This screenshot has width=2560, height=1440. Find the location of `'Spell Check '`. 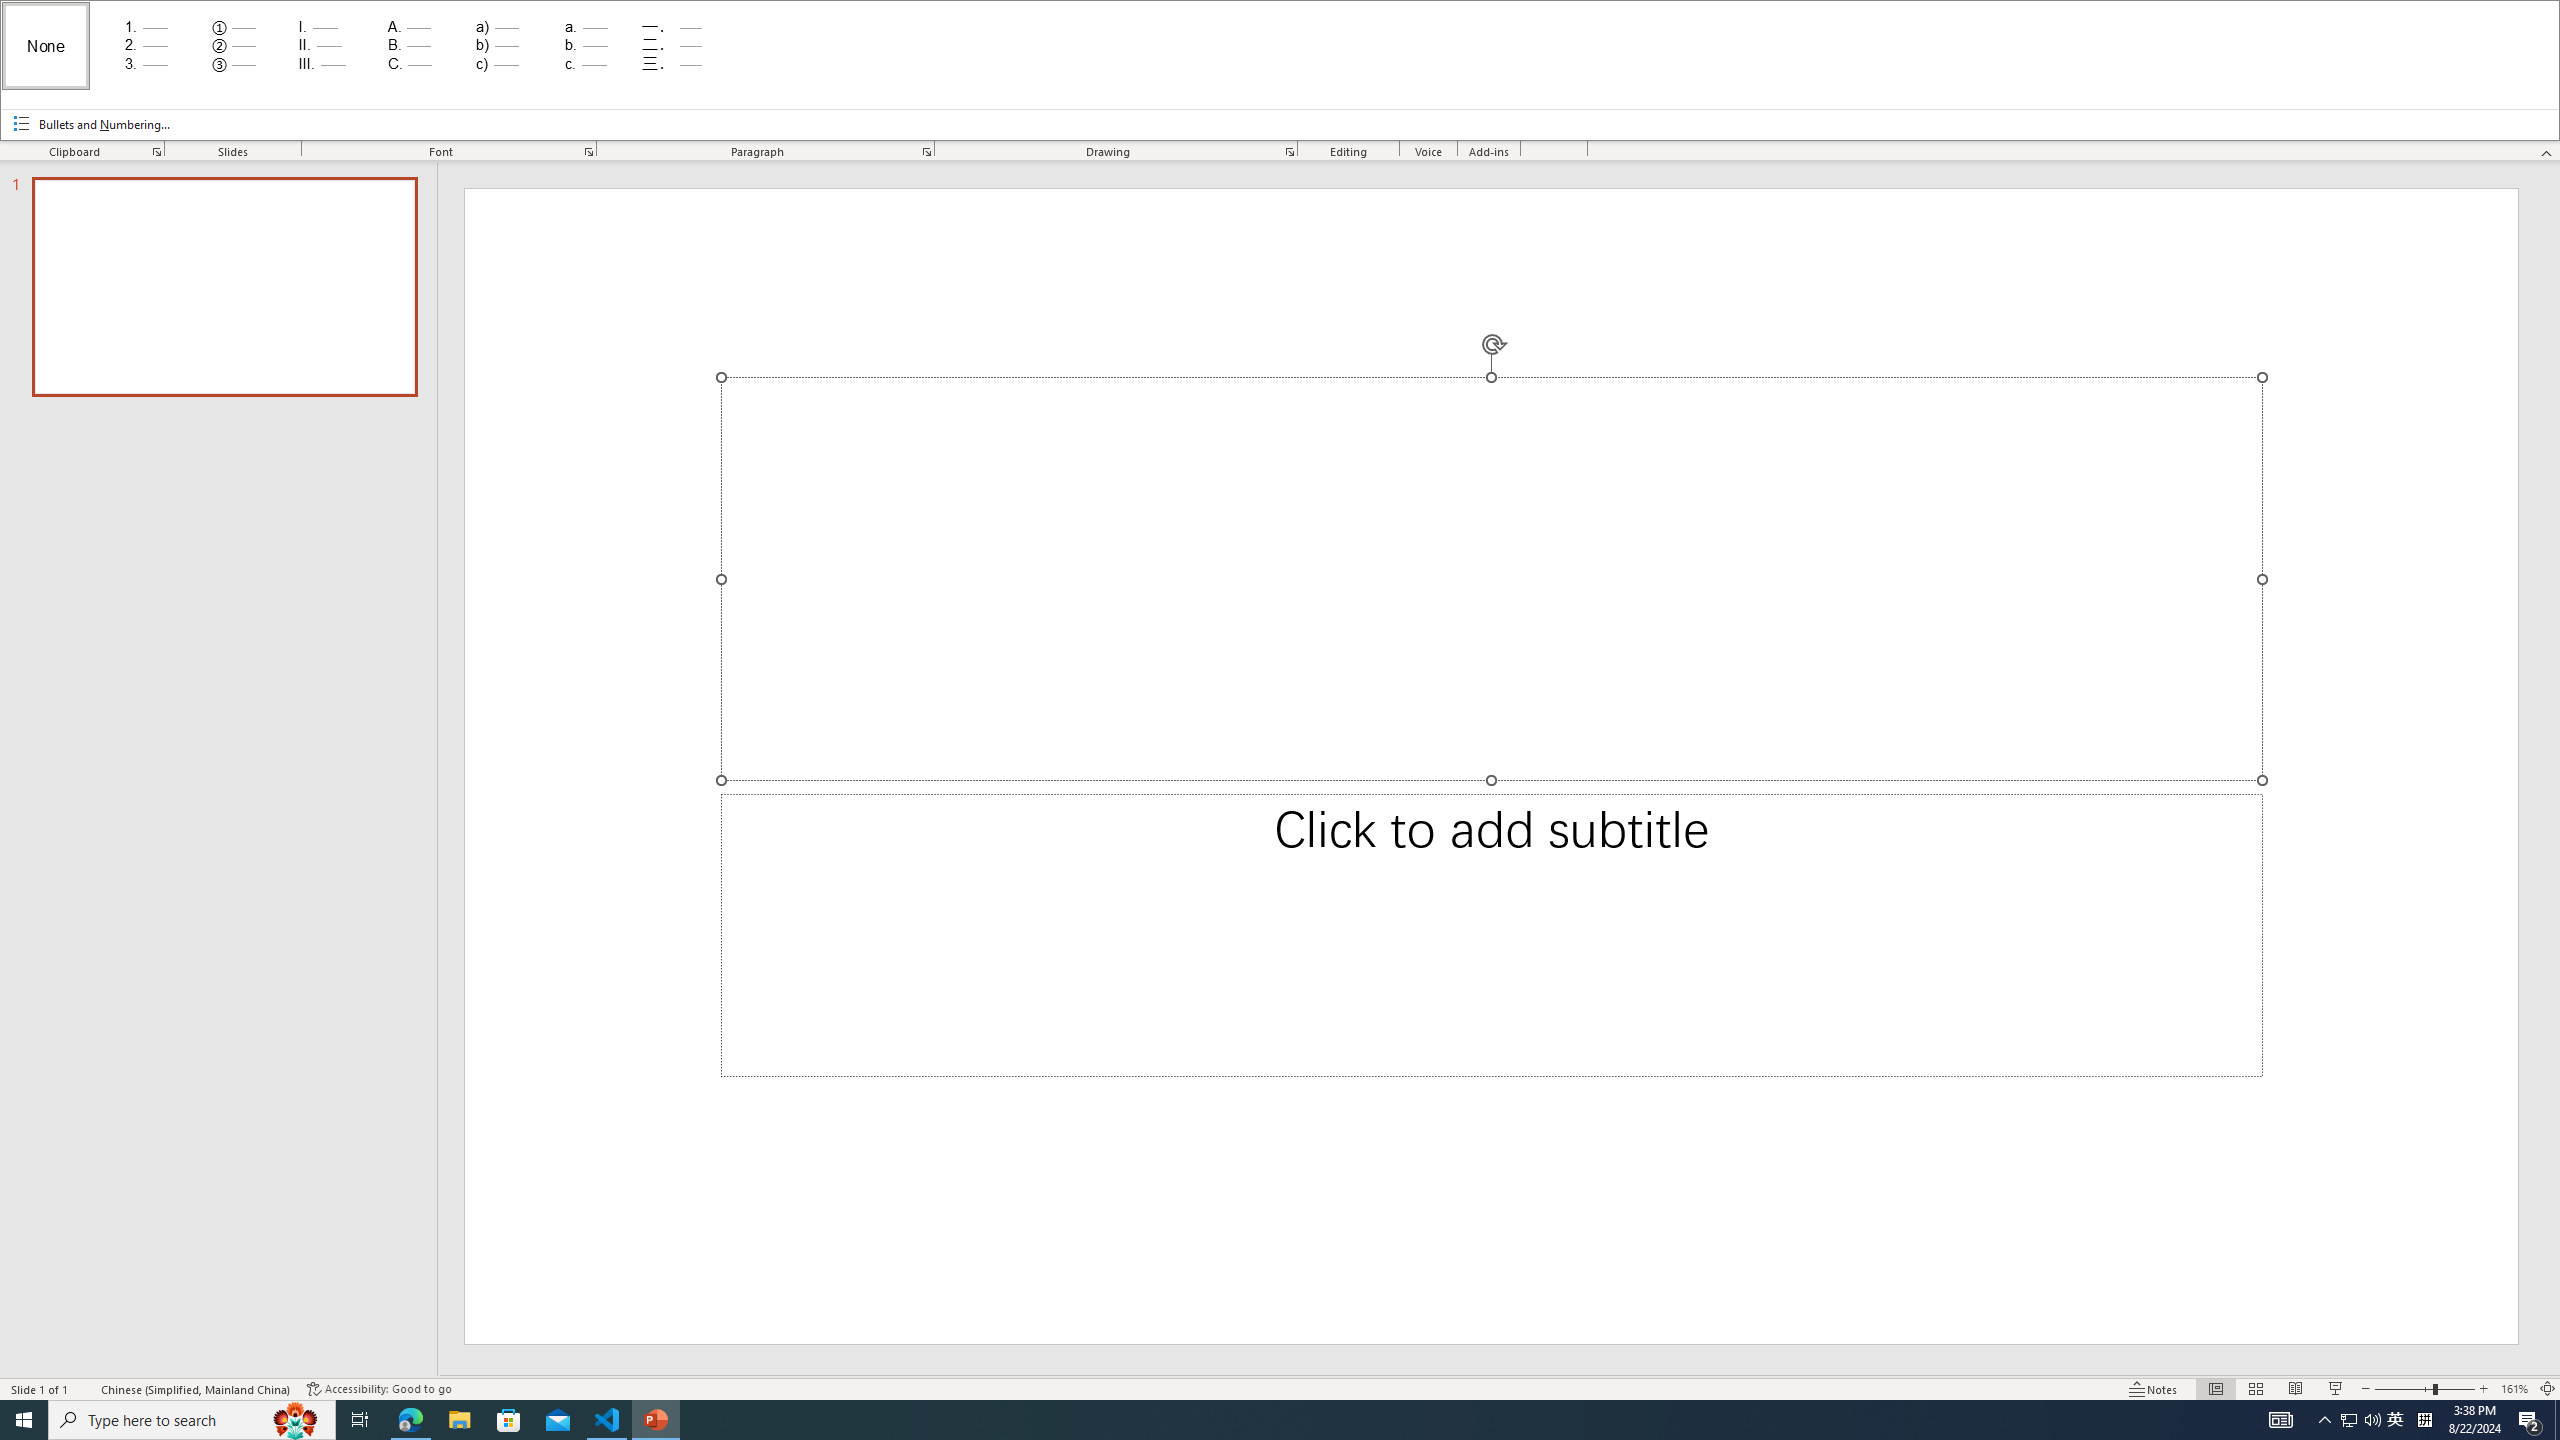

'Spell Check ' is located at coordinates (86, 1389).